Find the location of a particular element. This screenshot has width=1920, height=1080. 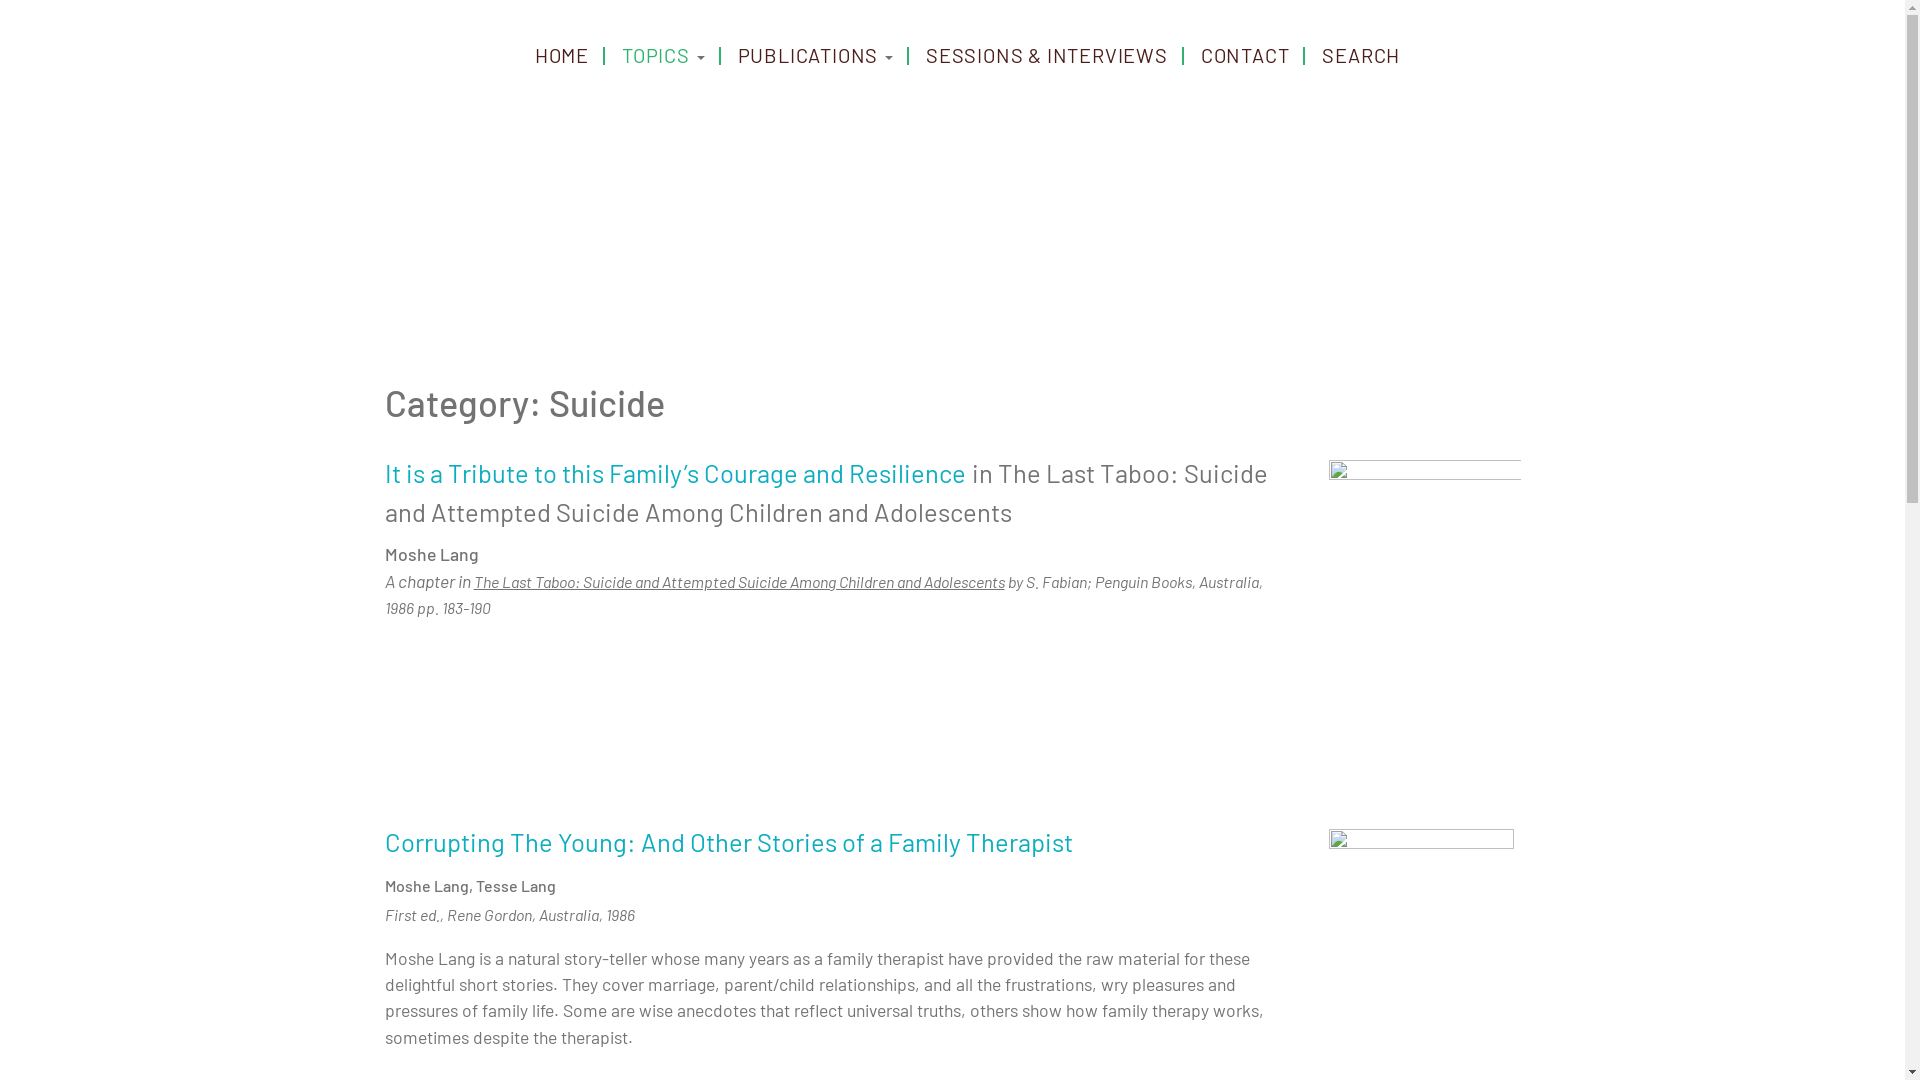

'SESSIONS & INTERVIEWS' is located at coordinates (1045, 53).